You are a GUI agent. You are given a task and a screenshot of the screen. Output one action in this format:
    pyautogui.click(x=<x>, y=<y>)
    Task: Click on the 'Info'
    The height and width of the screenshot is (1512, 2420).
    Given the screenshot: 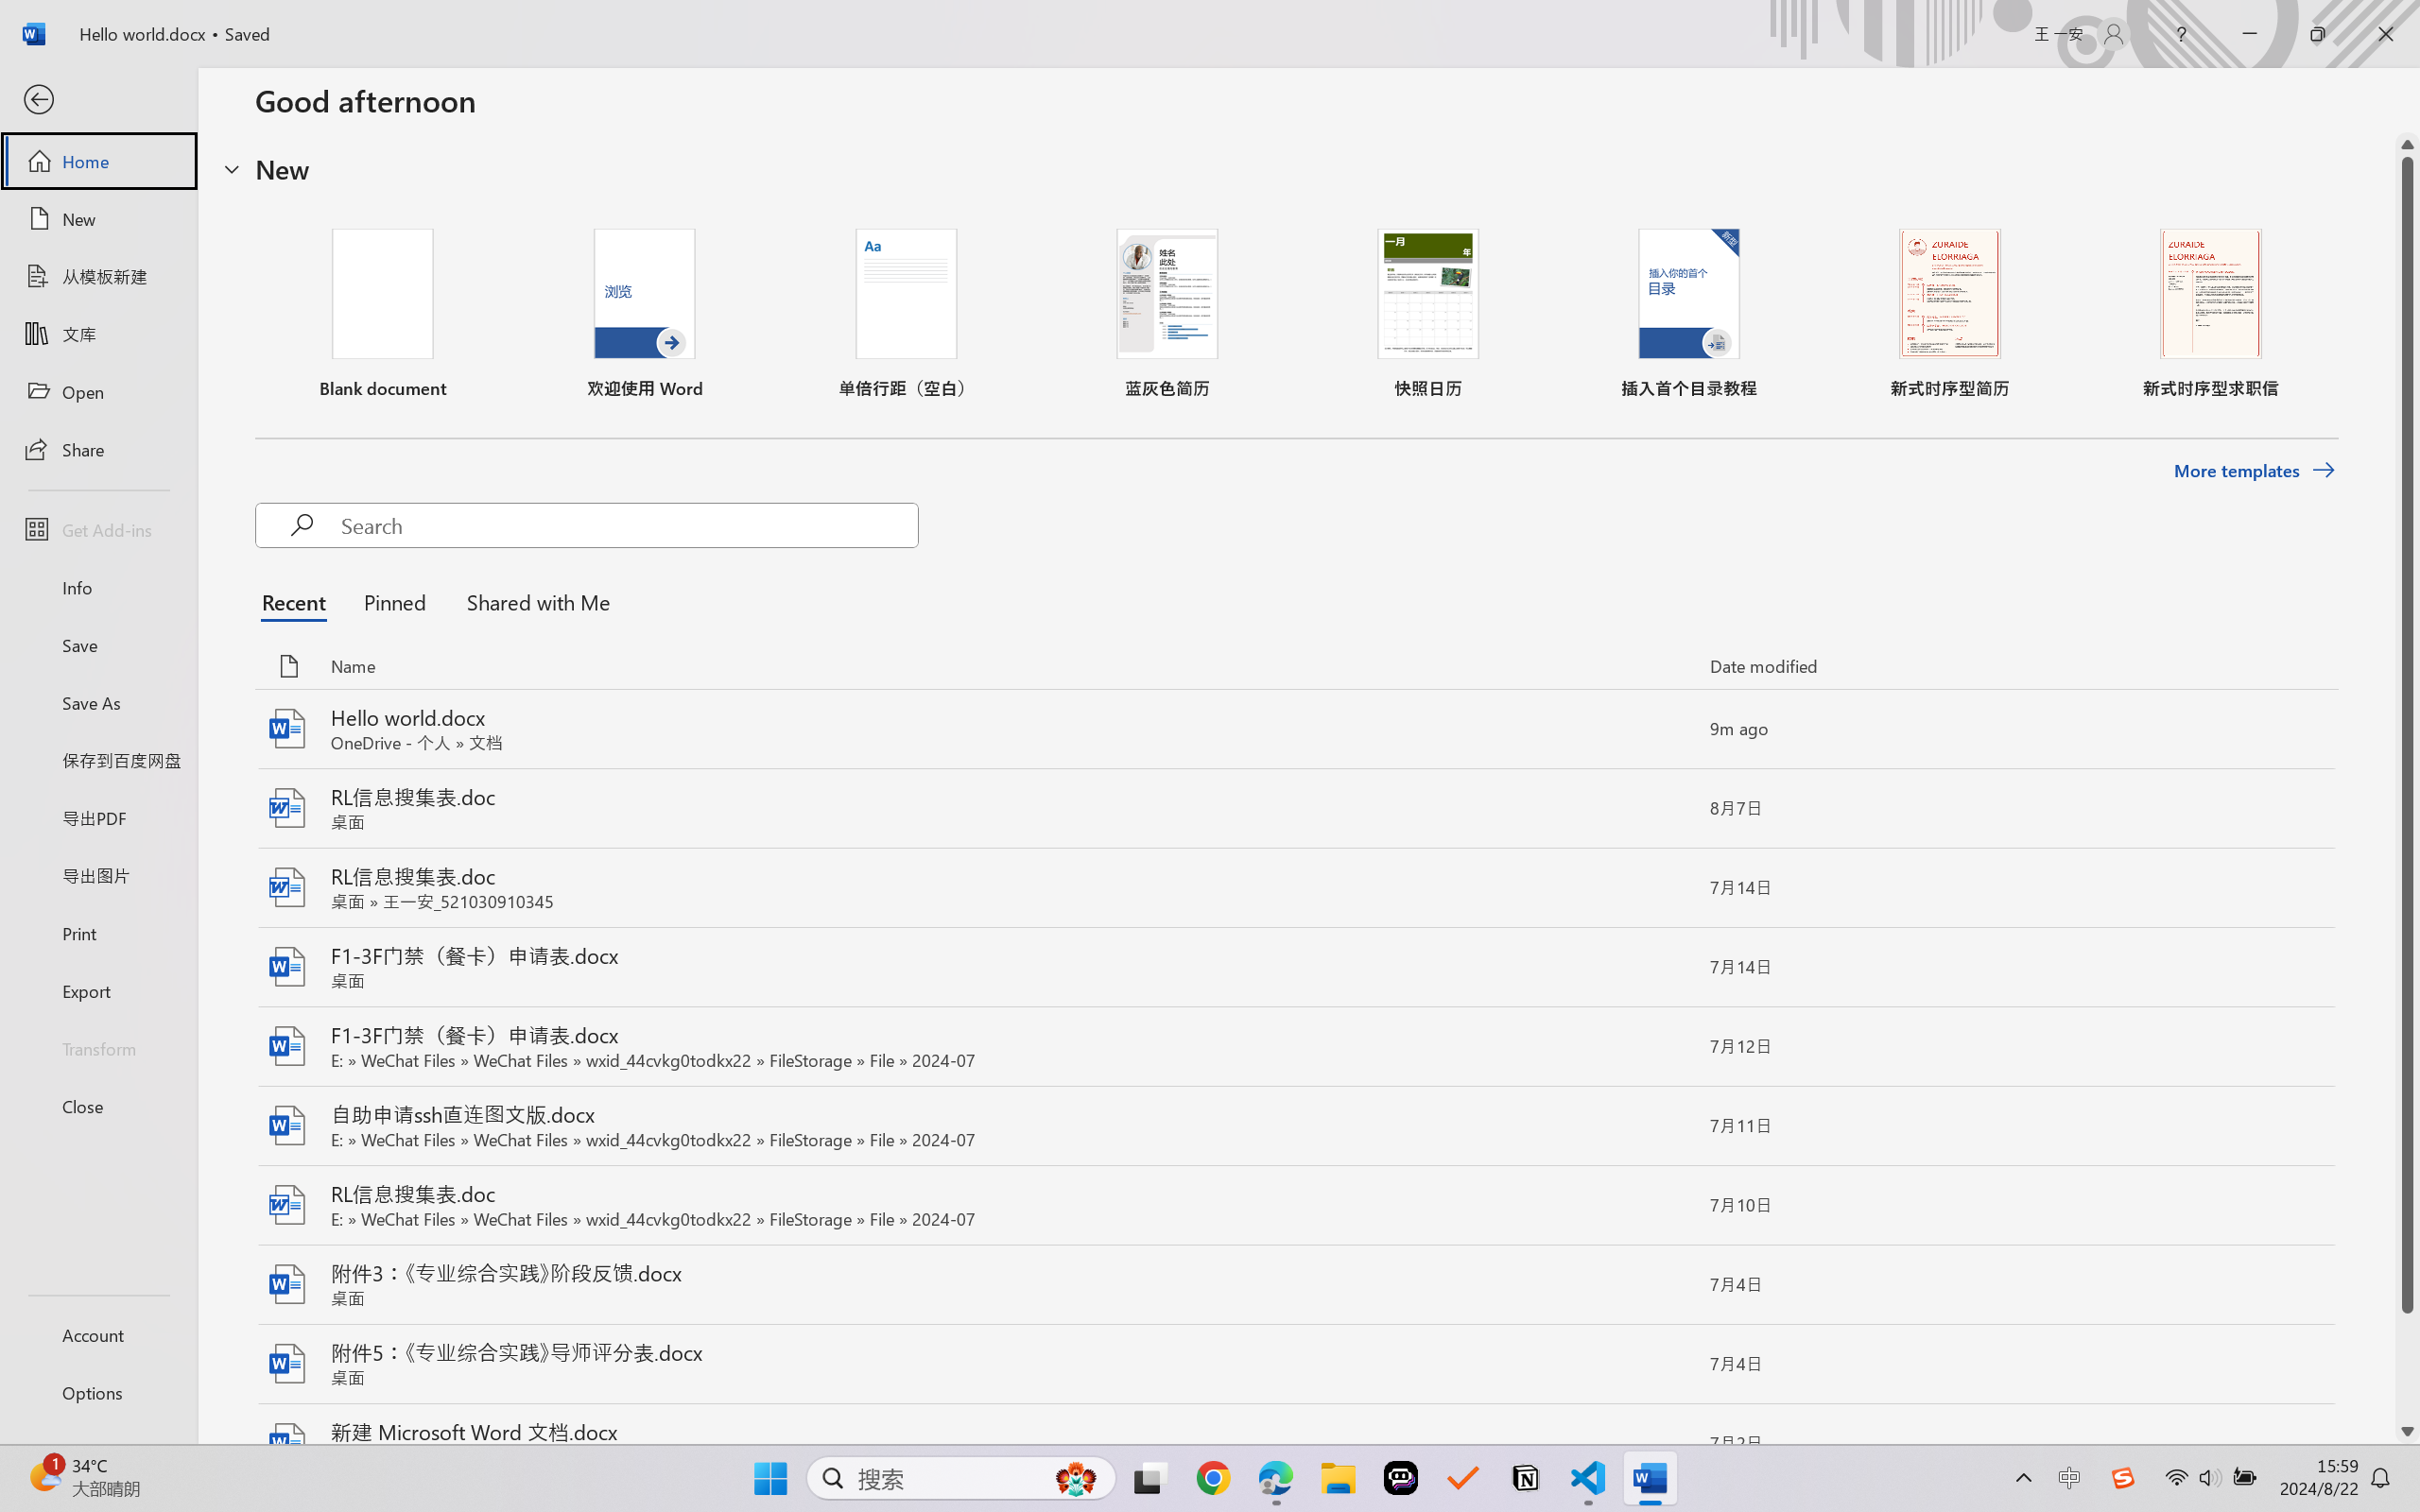 What is the action you would take?
    pyautogui.click(x=97, y=586)
    